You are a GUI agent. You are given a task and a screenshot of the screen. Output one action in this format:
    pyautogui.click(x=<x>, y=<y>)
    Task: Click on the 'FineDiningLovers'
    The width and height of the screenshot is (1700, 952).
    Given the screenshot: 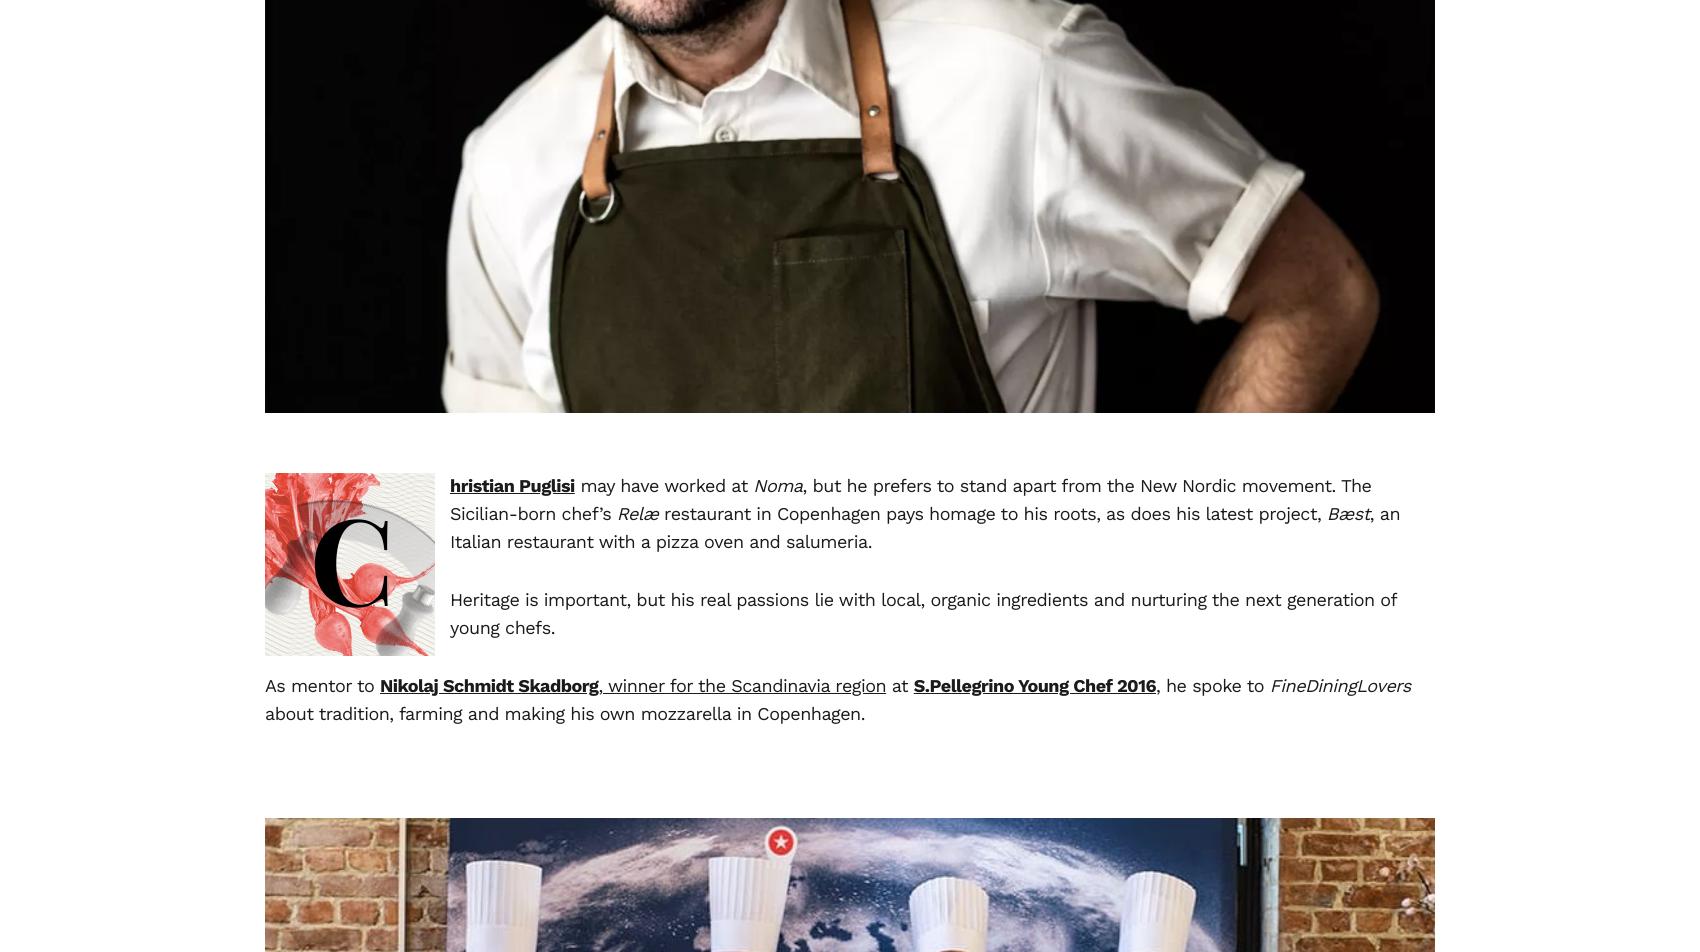 What is the action you would take?
    pyautogui.click(x=1268, y=686)
    